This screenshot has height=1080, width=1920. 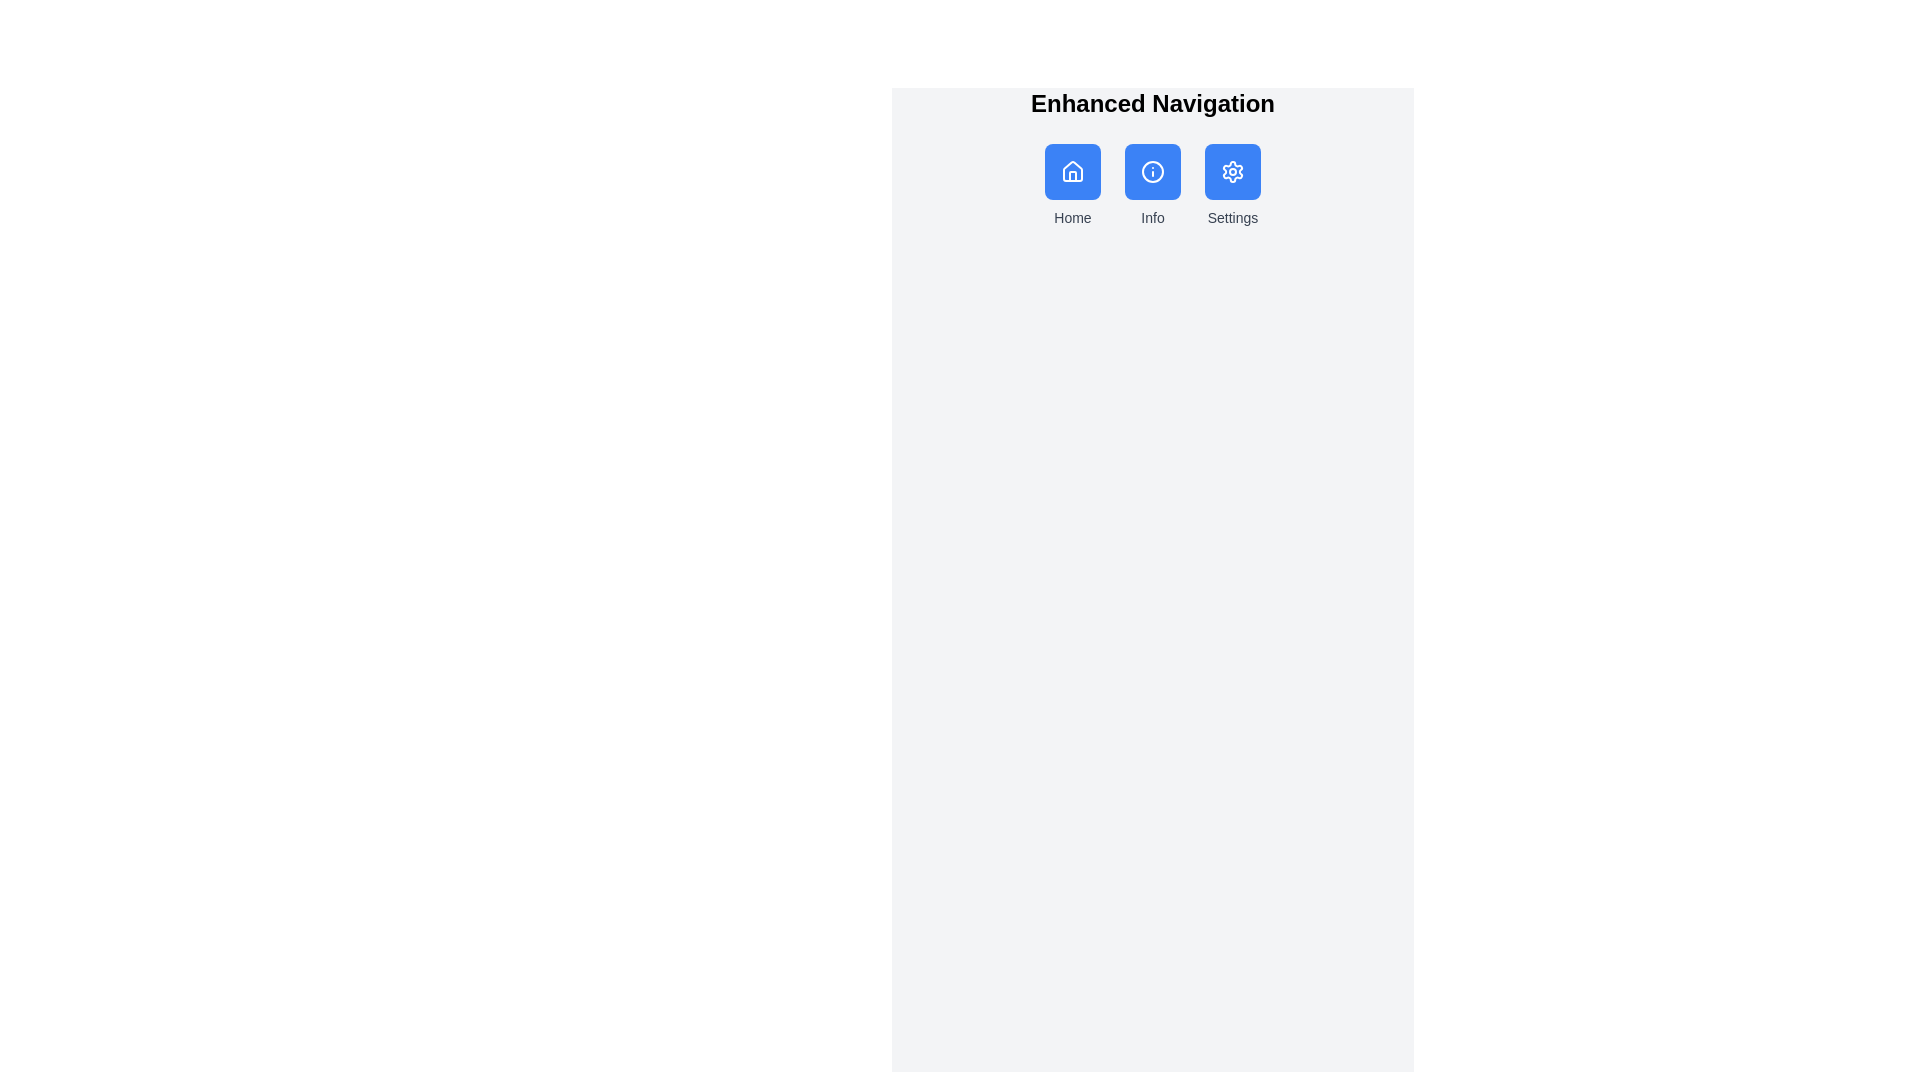 I want to click on the central button labeled 'Info' which has a blue background and an icon of a circle with an 'i', so click(x=1152, y=185).